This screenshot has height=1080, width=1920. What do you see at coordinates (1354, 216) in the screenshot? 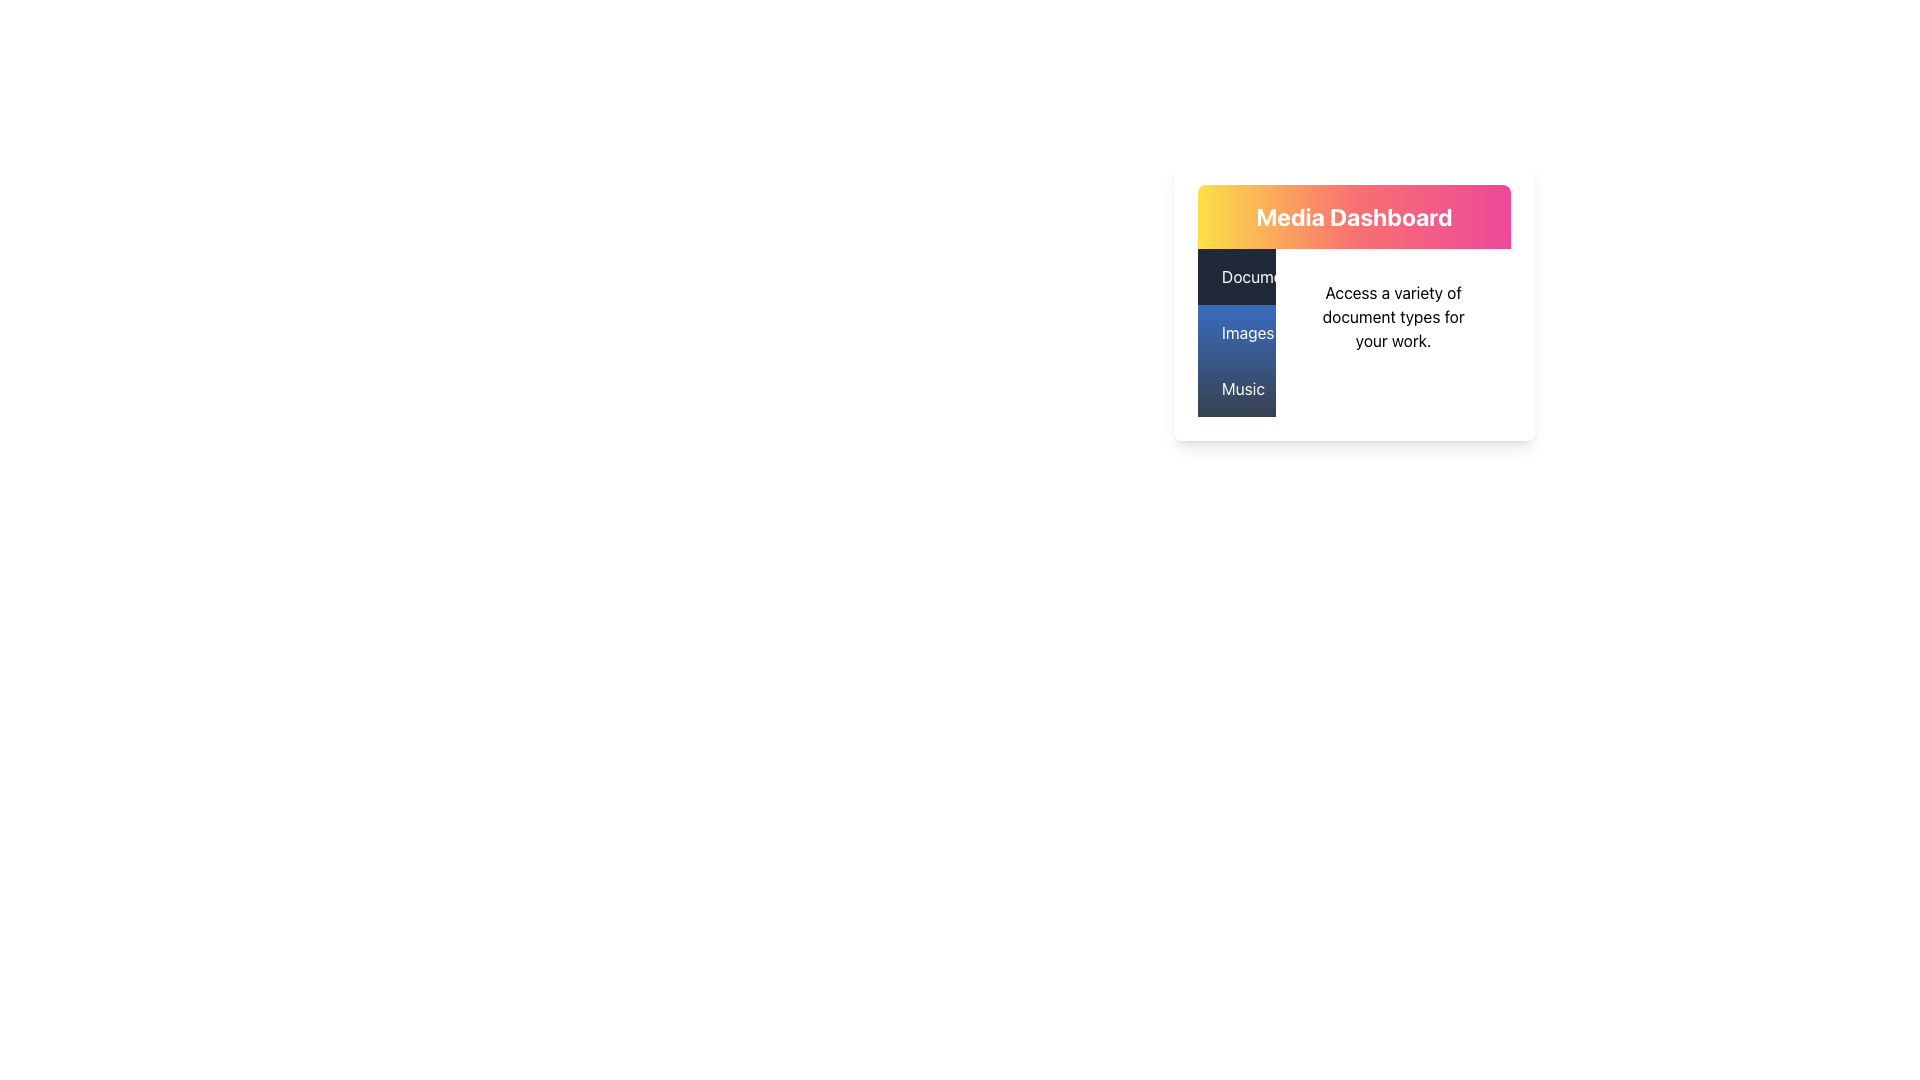
I see `title from the header labeled 'Media Dashboard' located at the top of the card-like layout` at bounding box center [1354, 216].